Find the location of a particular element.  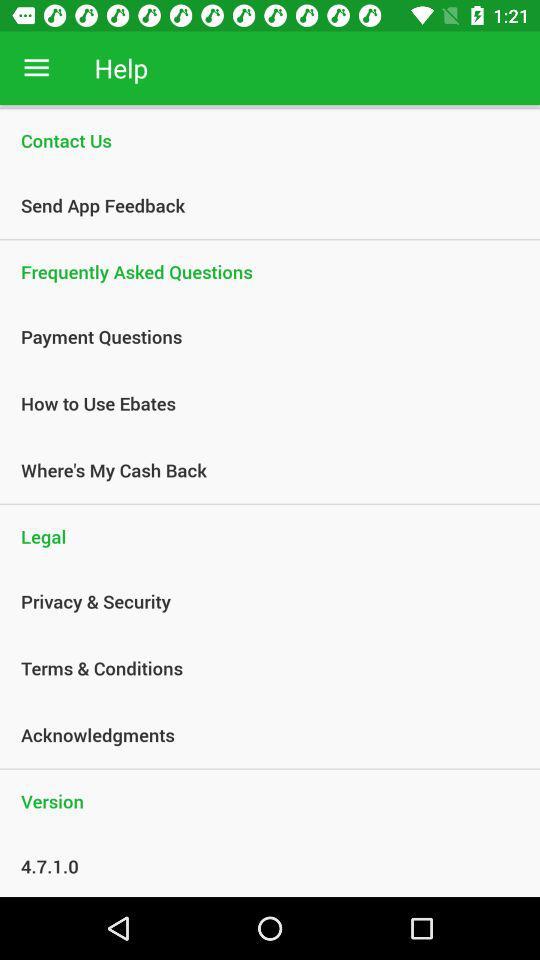

the icon below version icon is located at coordinates (259, 865).